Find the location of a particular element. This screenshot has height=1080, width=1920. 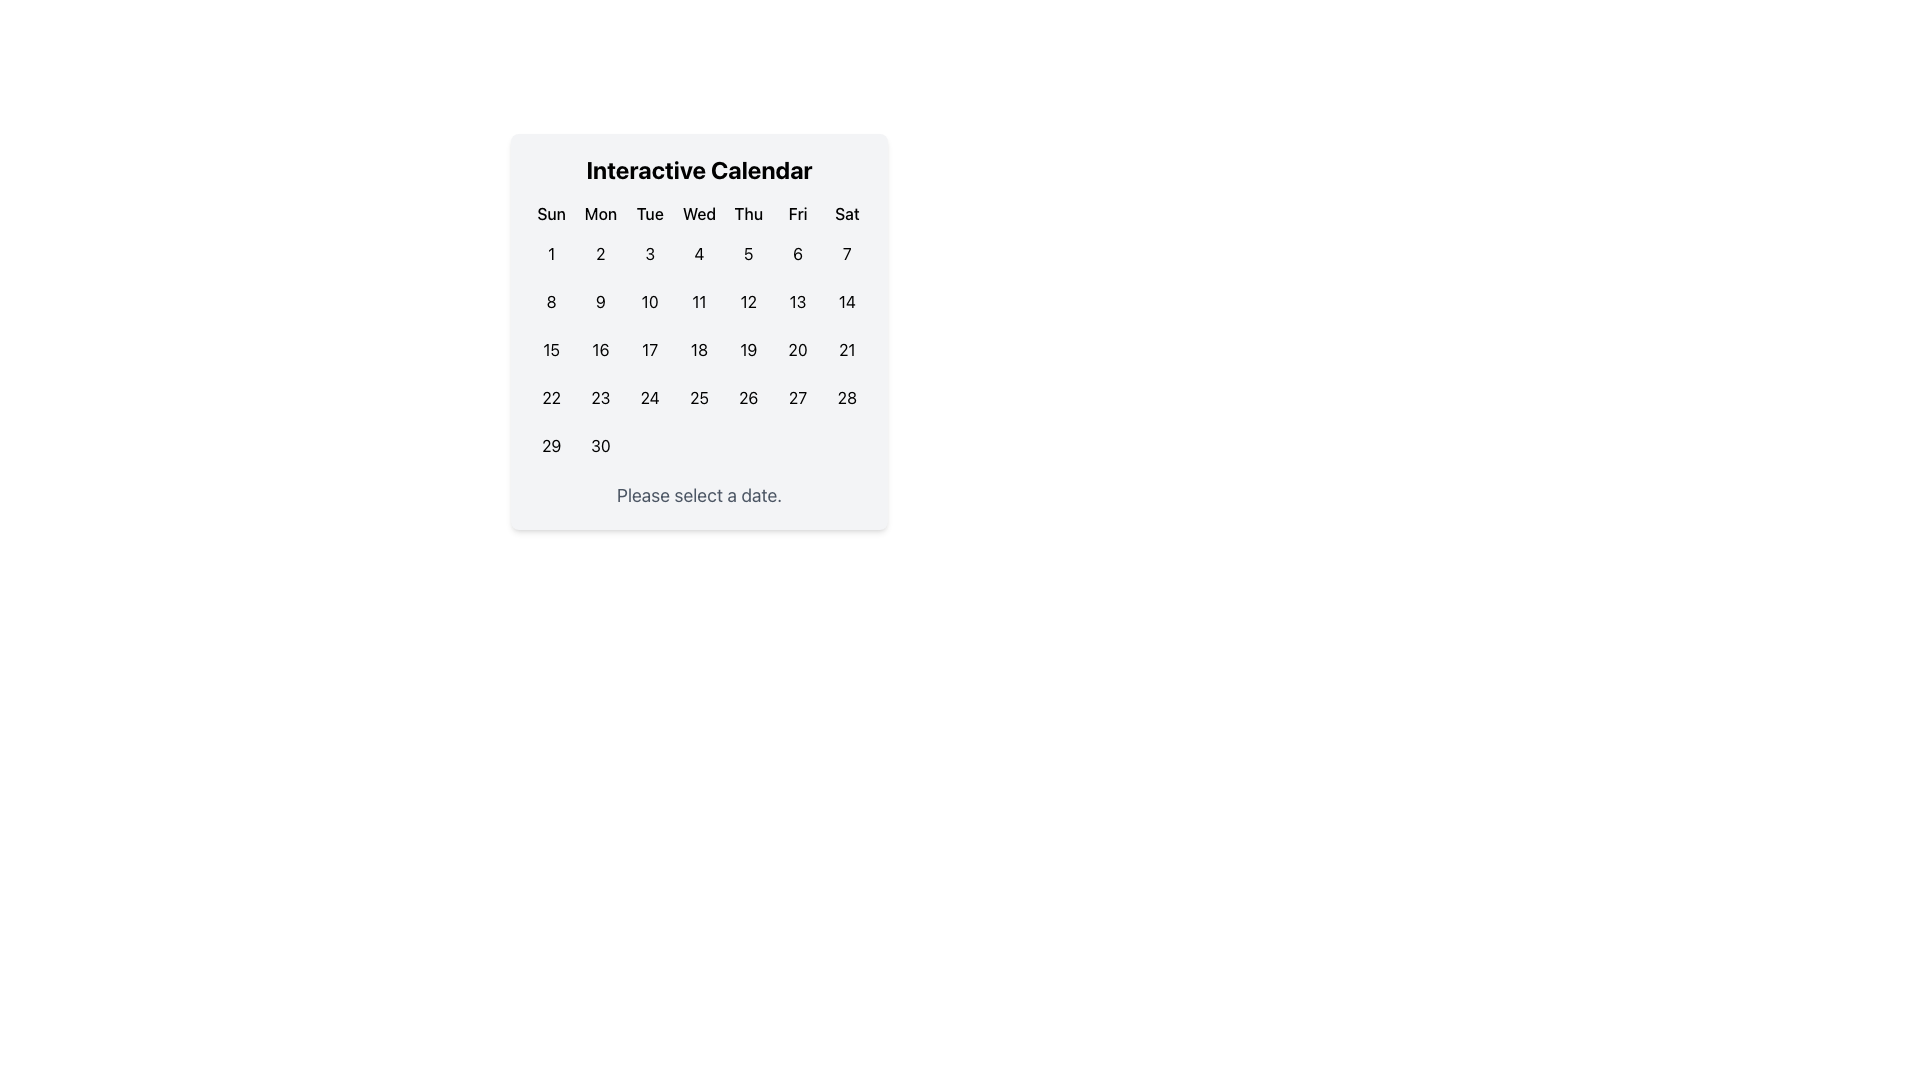

the selectable date number '6' in the calendar grid is located at coordinates (797, 253).